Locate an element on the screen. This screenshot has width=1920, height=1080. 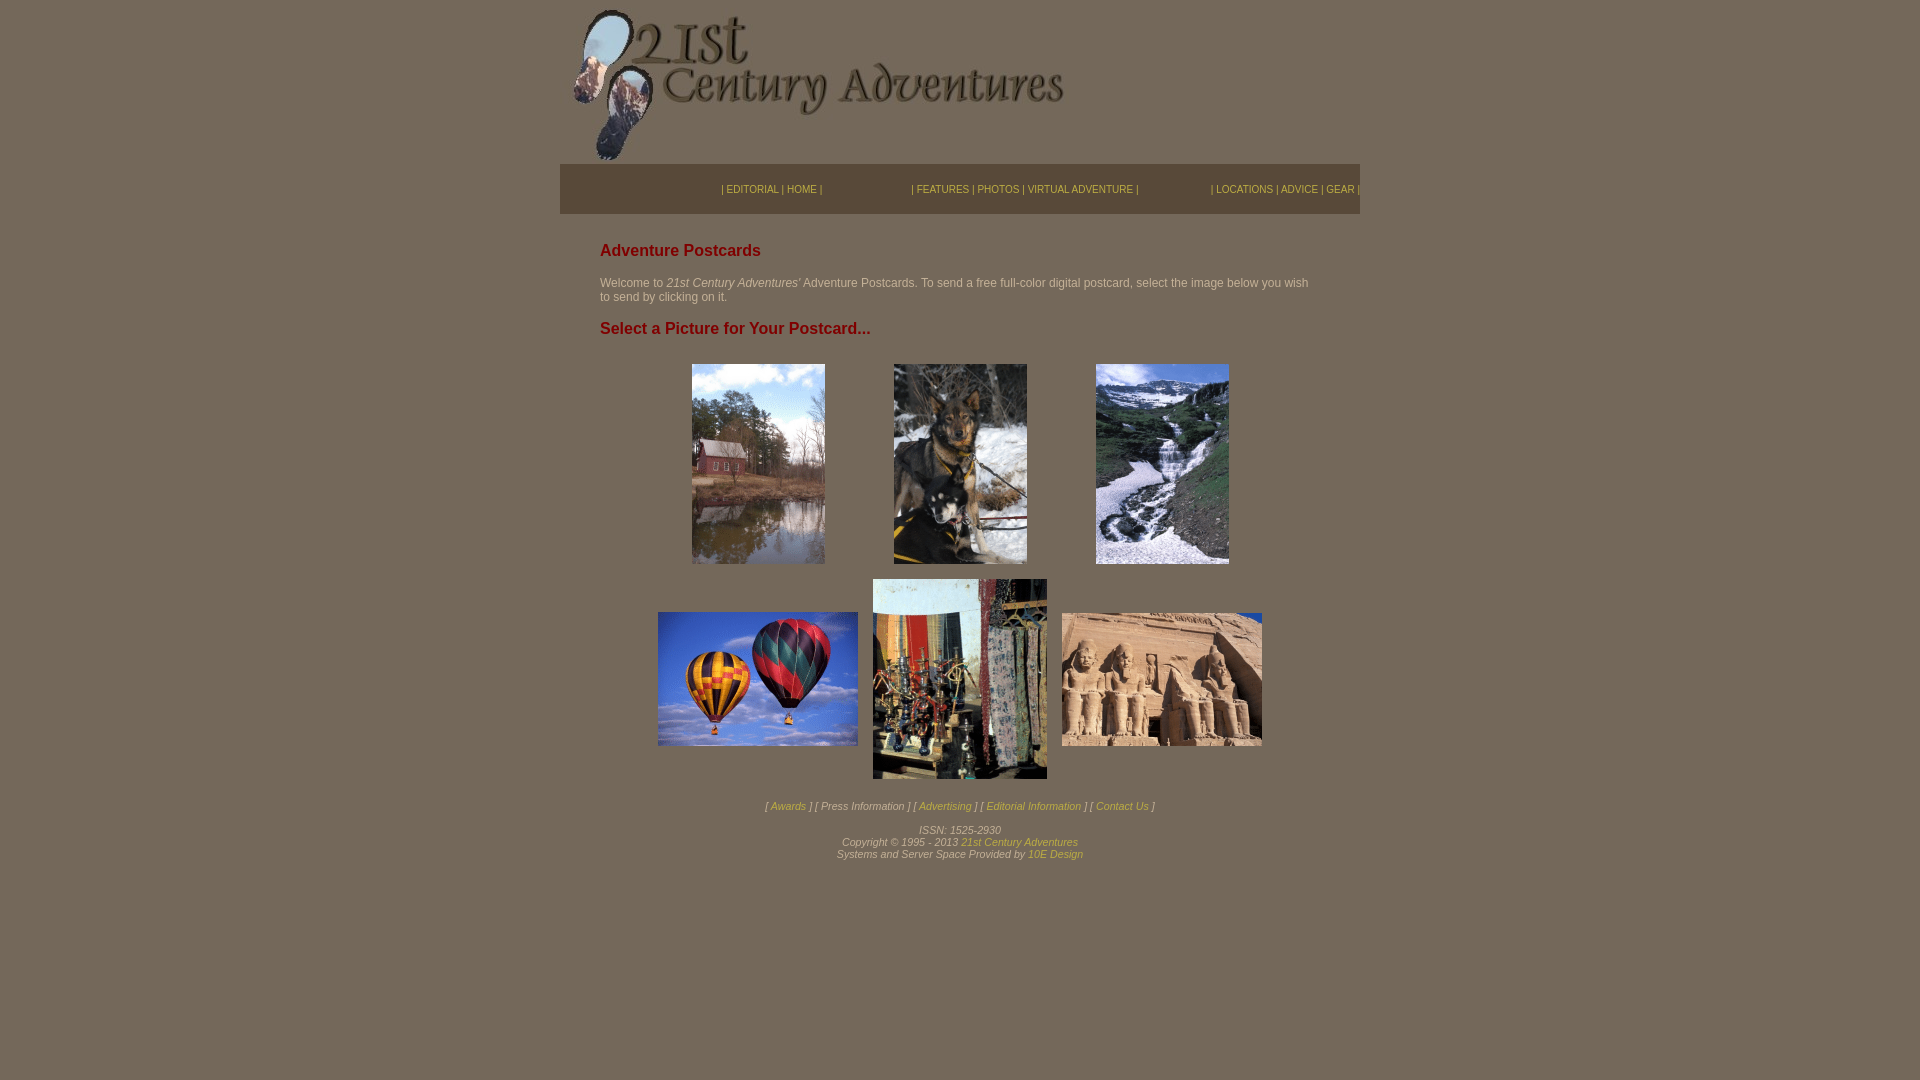
'VIRTUAL ADVENTURE' is located at coordinates (1079, 189).